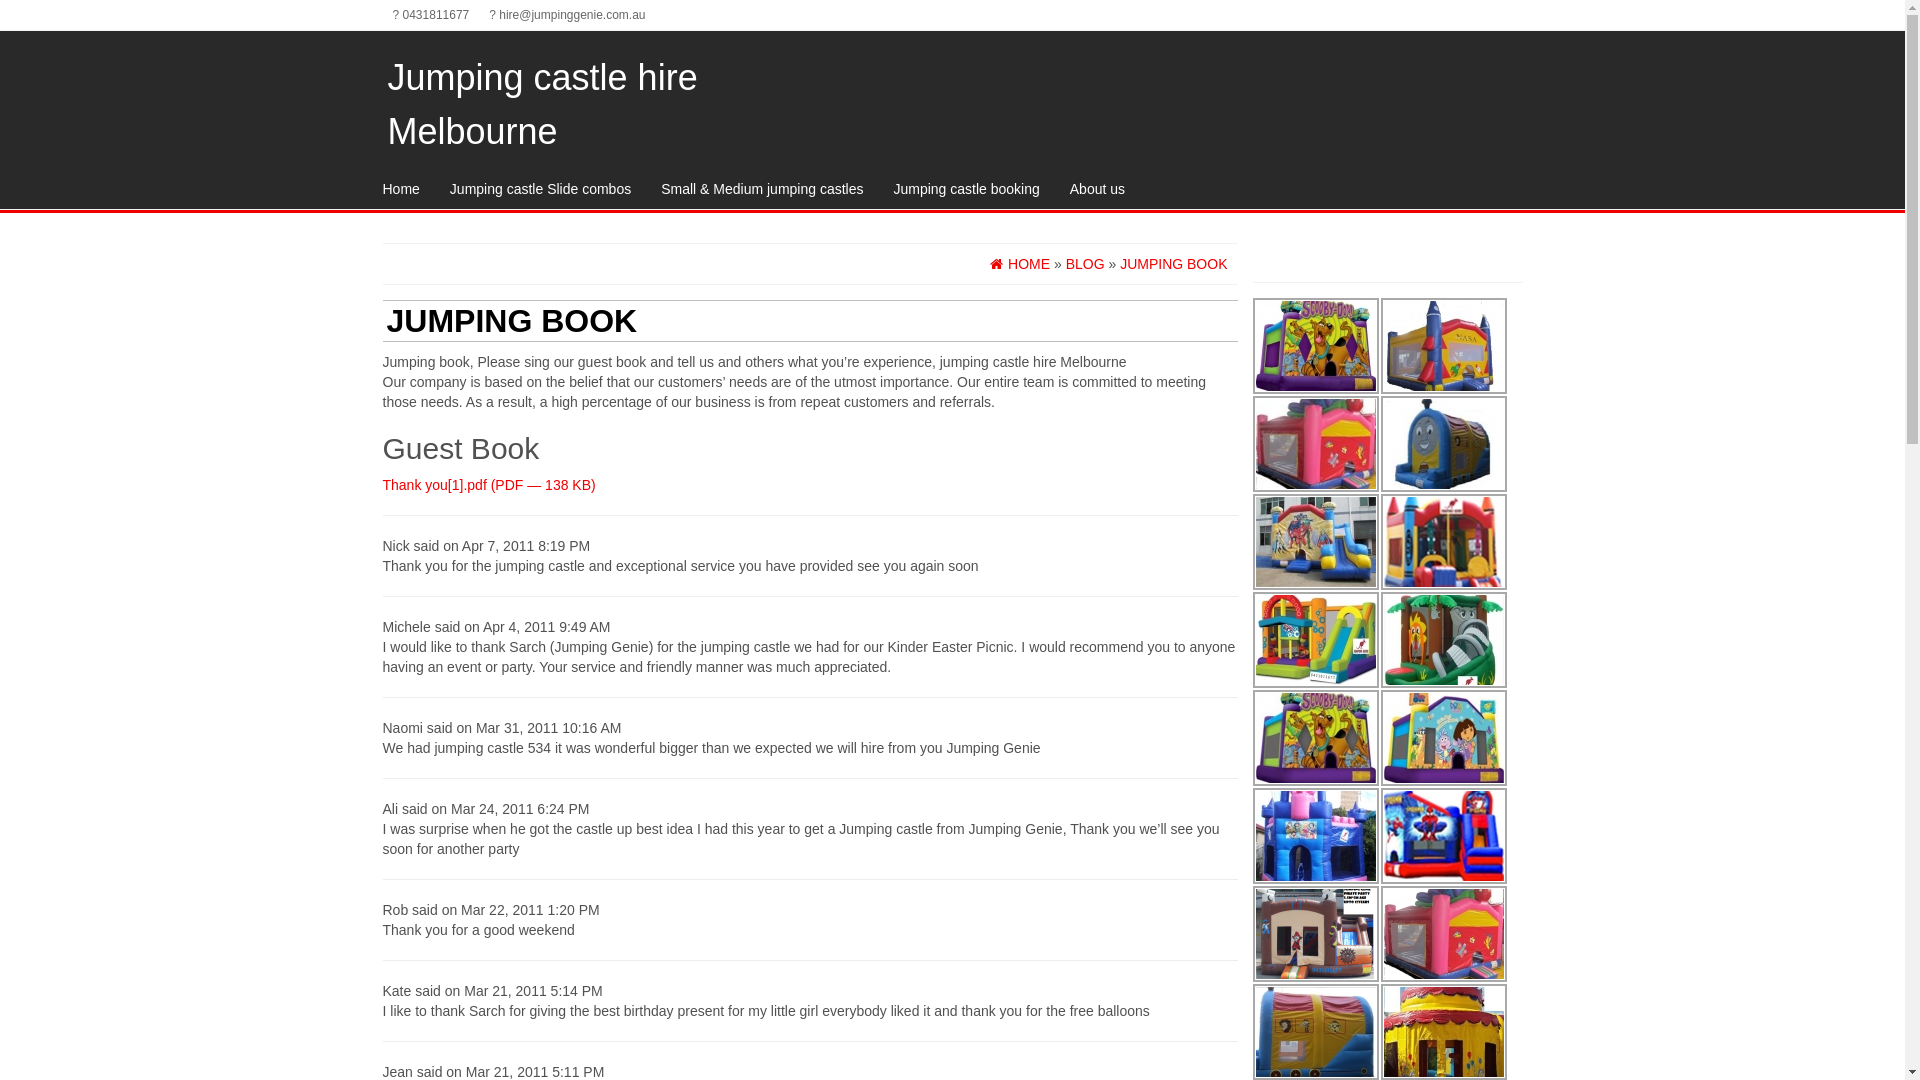  What do you see at coordinates (1251, 836) in the screenshot?
I see `'Jumping castle 539.jpg'` at bounding box center [1251, 836].